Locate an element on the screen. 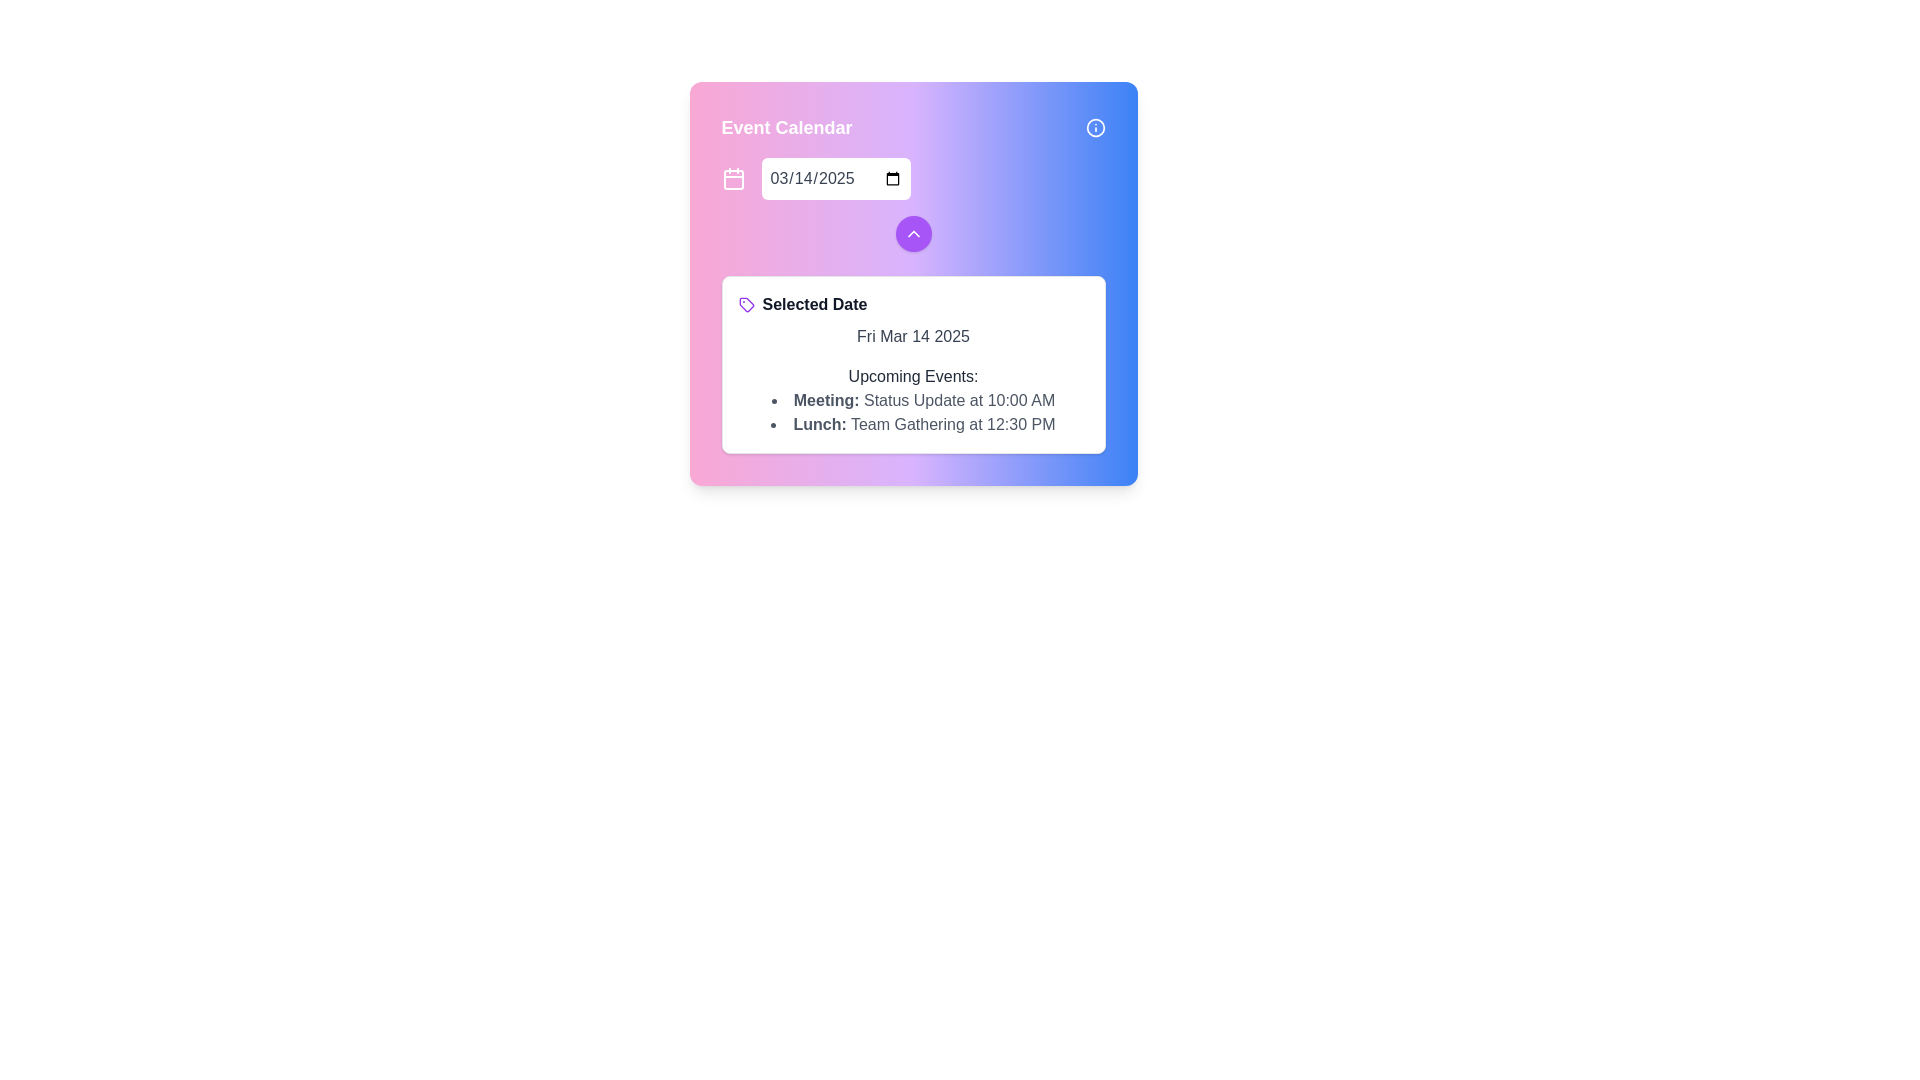 This screenshot has height=1080, width=1920. the purple circular button icon located at the top-center of the card interface, just below the date input field is located at coordinates (912, 233).